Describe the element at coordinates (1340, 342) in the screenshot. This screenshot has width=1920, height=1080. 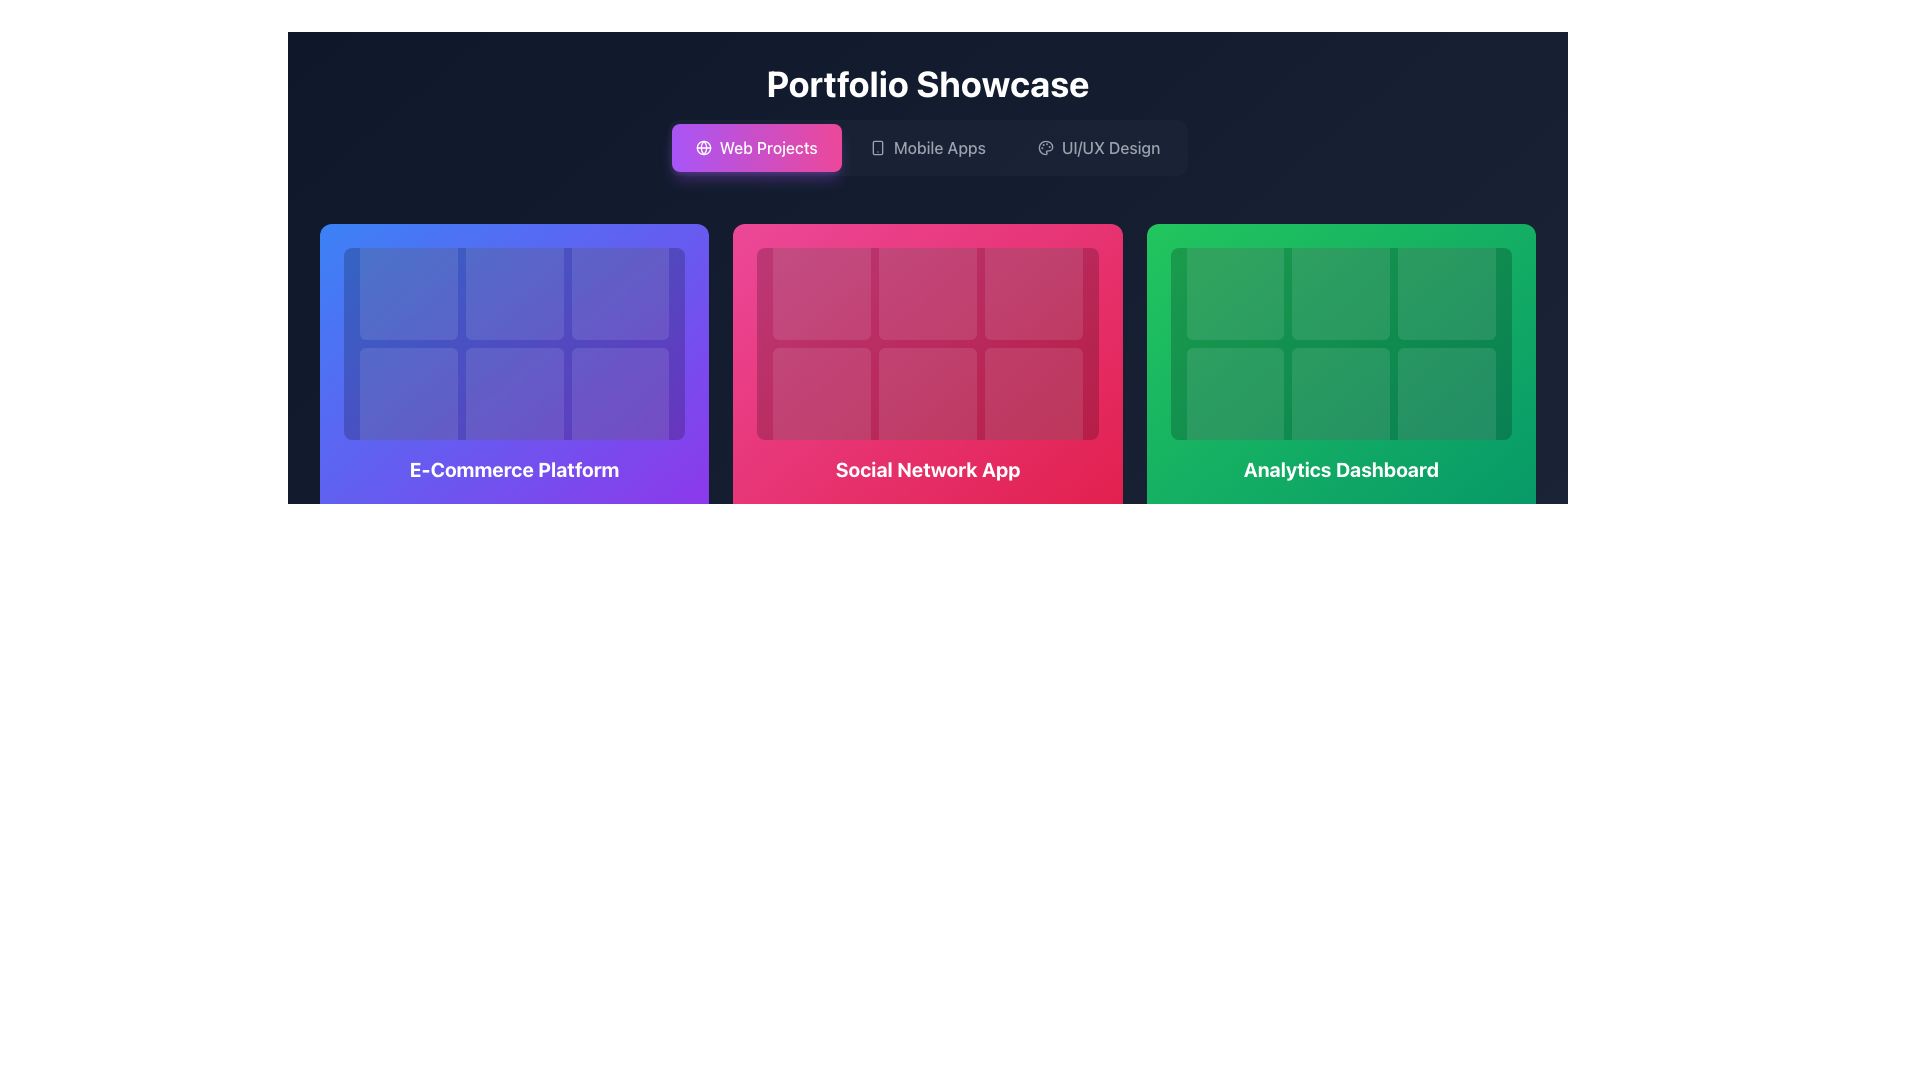
I see `one of the tiles within the grid of six interactive tiles located inside the green card labeled 'Analytics Dashboard'` at that location.